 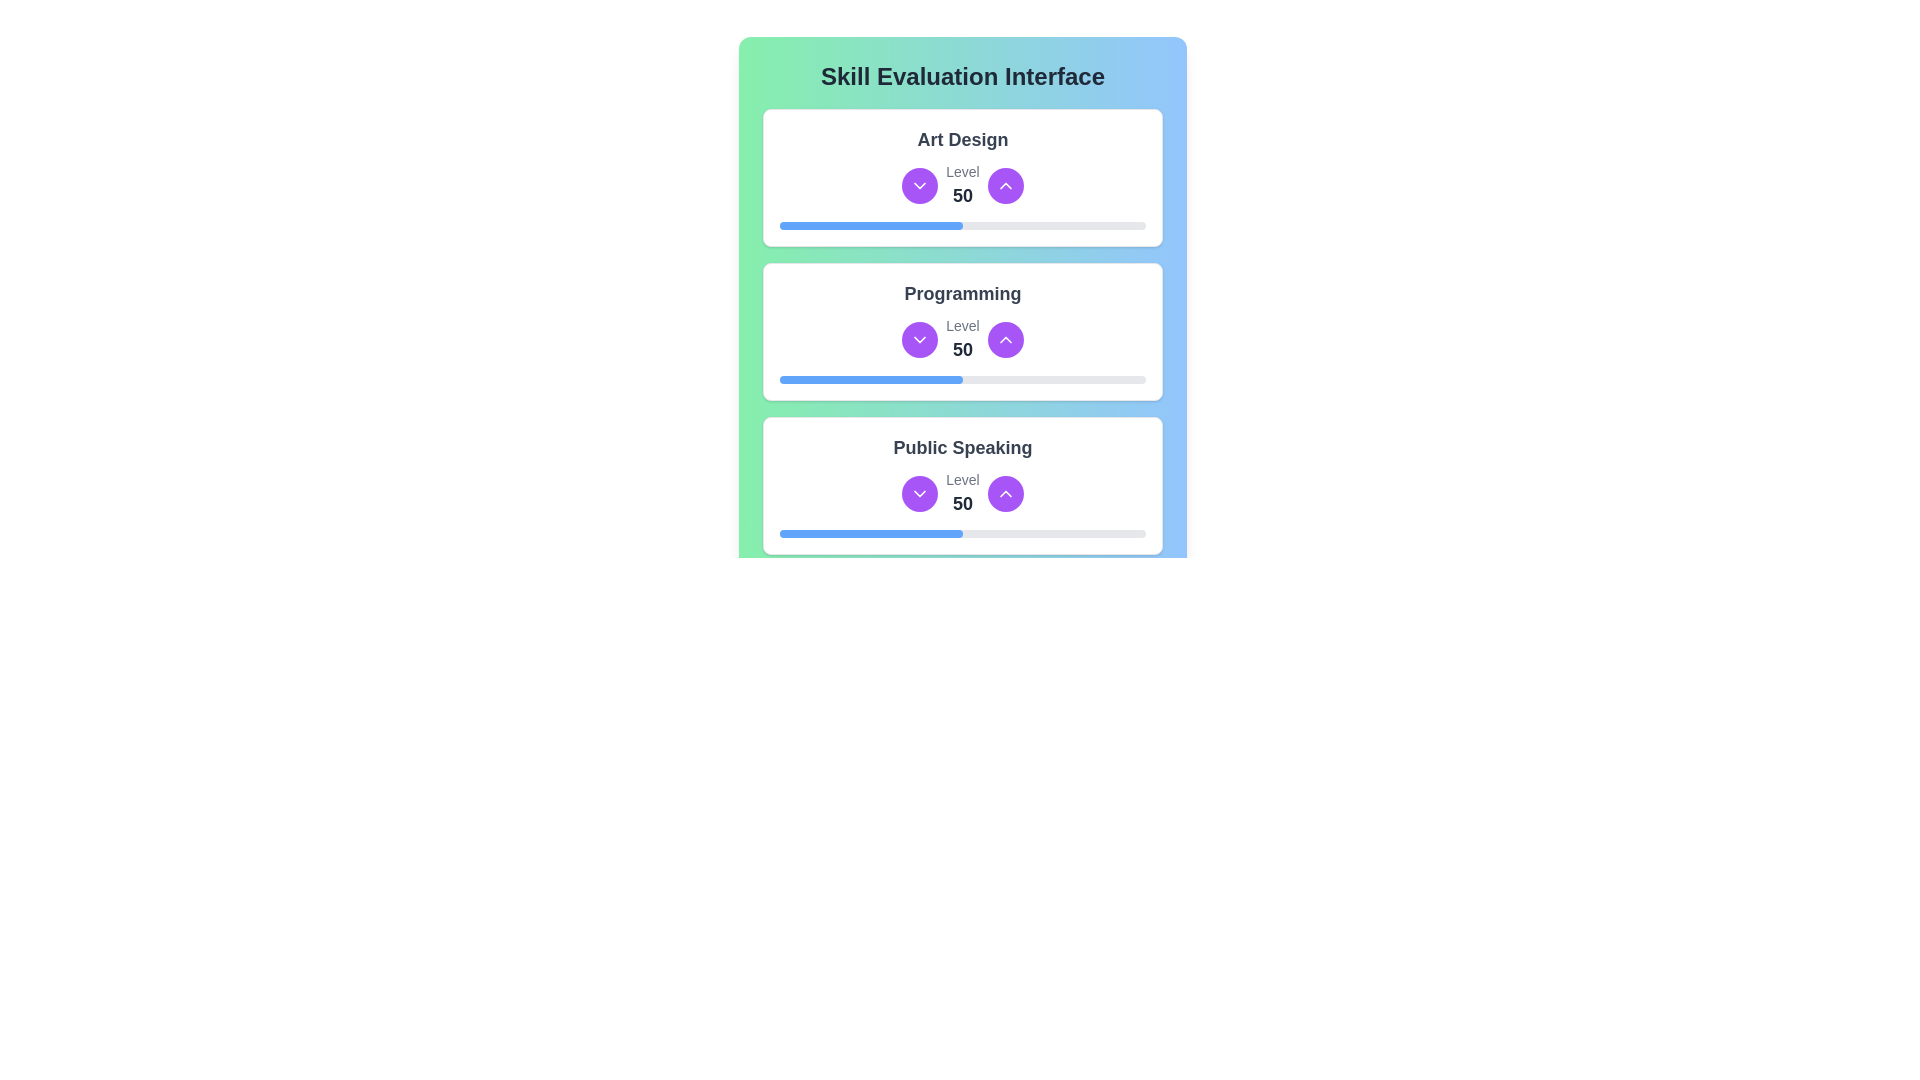 What do you see at coordinates (838, 532) in the screenshot?
I see `the slider value` at bounding box center [838, 532].